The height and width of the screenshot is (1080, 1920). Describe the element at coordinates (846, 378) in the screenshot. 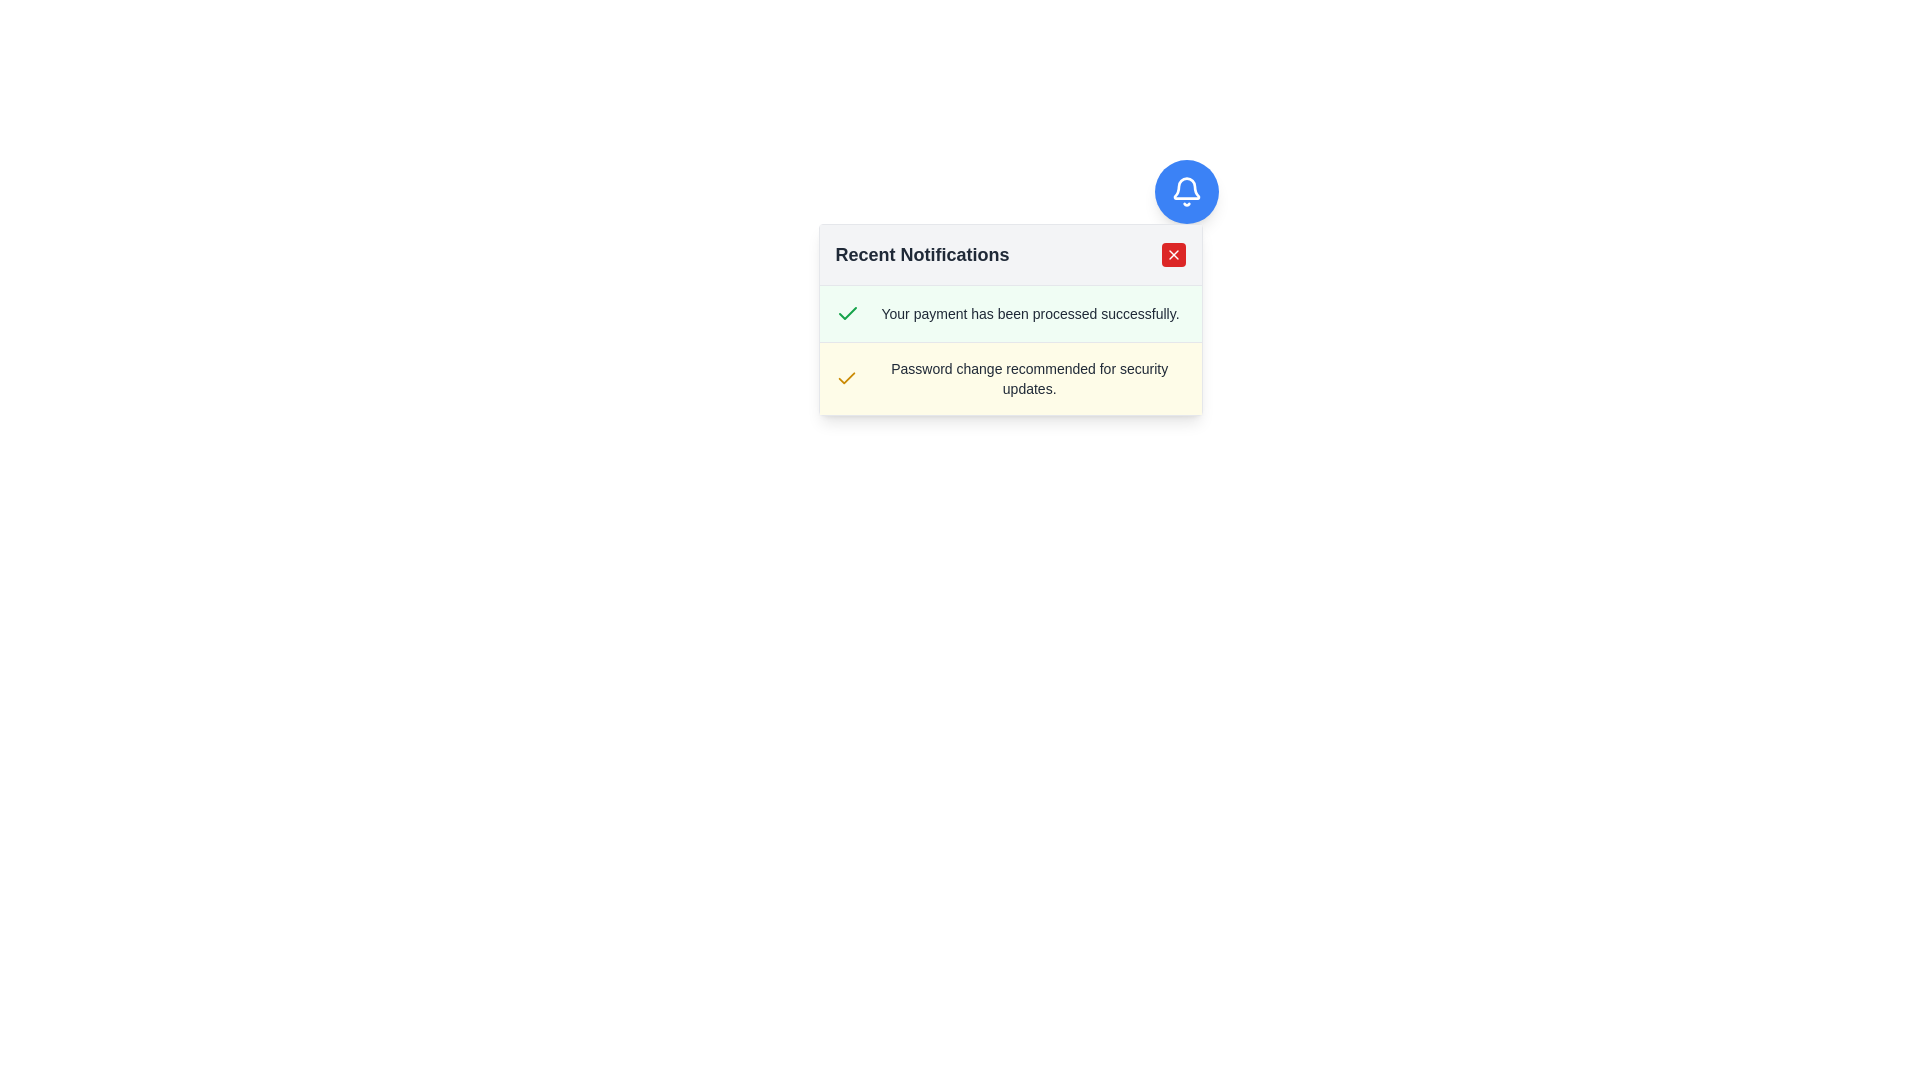

I see `the yellow checkmark icon (✔️) that indicates a successful payment notification positioned beside the message 'Your payment has been processed successfully' in the 'Recent Notifications' box` at that location.